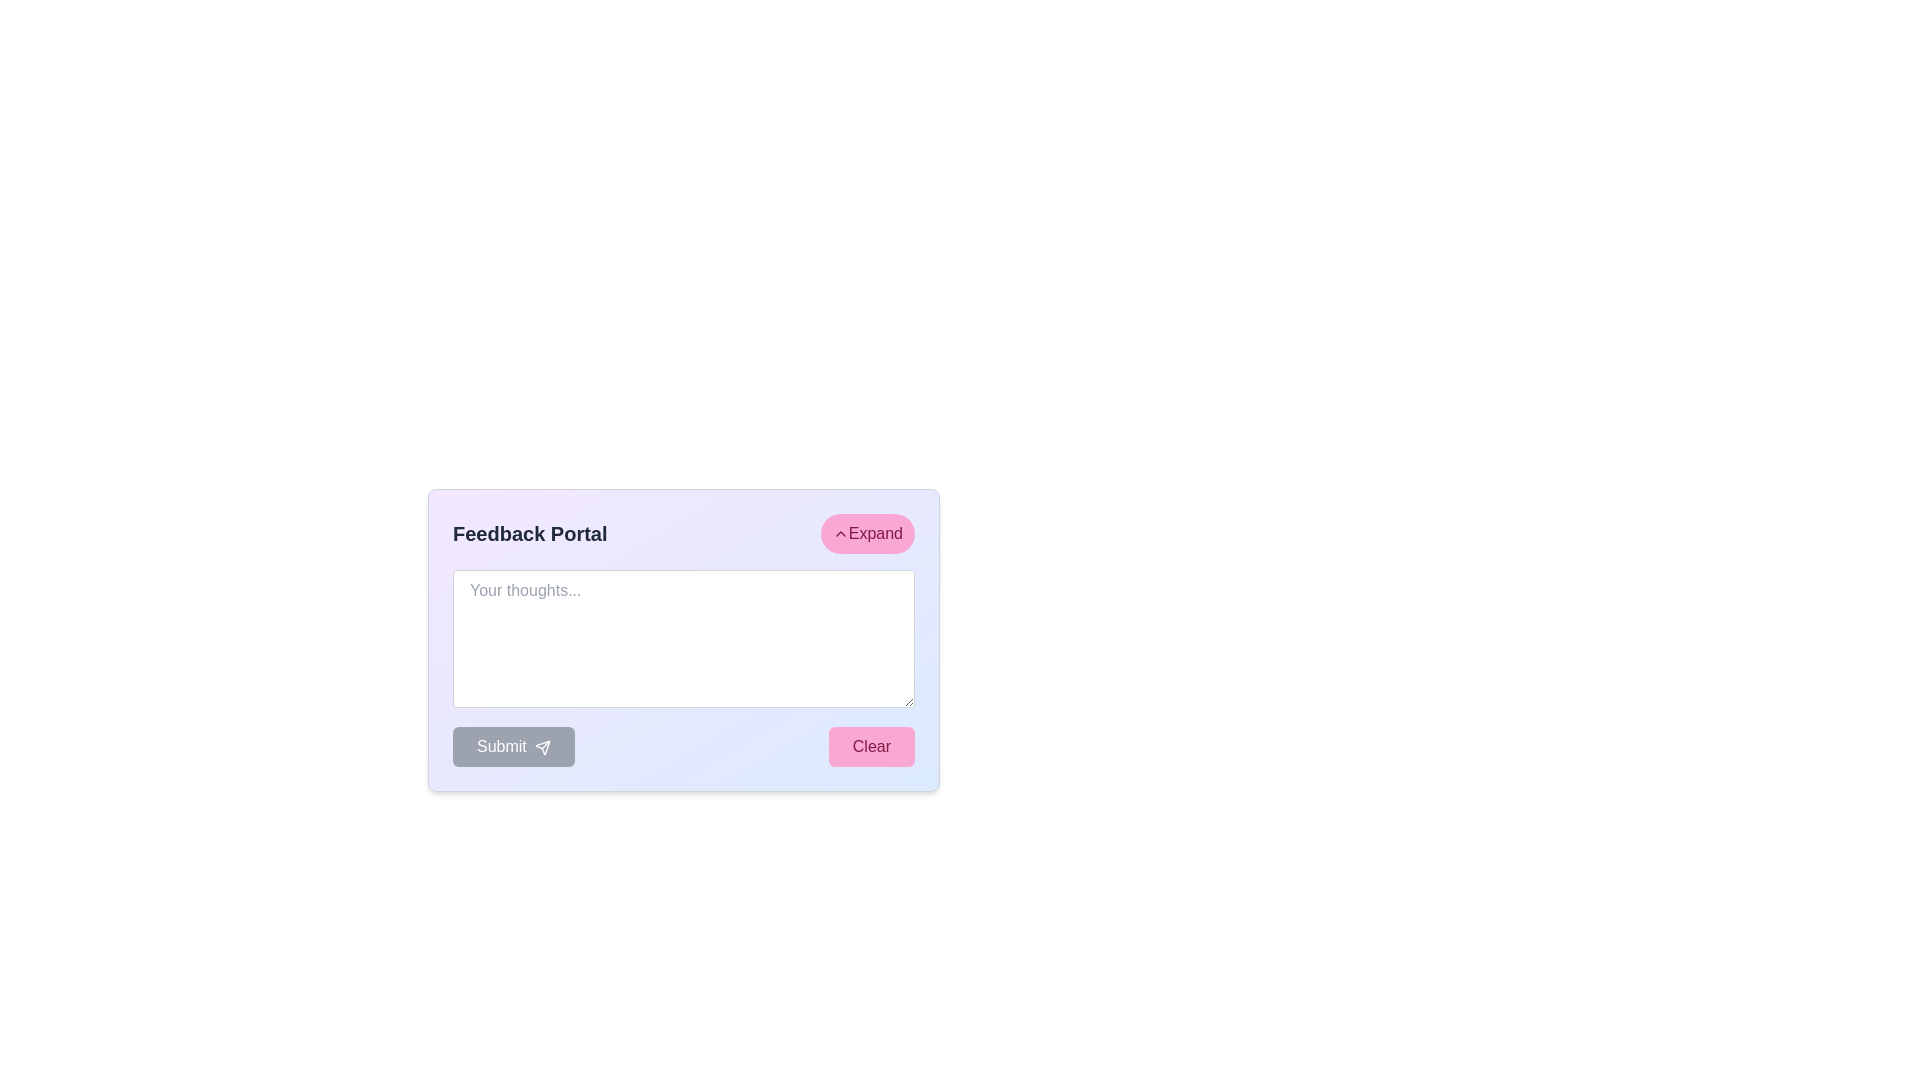 This screenshot has height=1080, width=1920. What do you see at coordinates (543, 747) in the screenshot?
I see `the 'Submit' button by clicking on the graphical icon resembling a paper plane, which is located on the right side of the button's text` at bounding box center [543, 747].